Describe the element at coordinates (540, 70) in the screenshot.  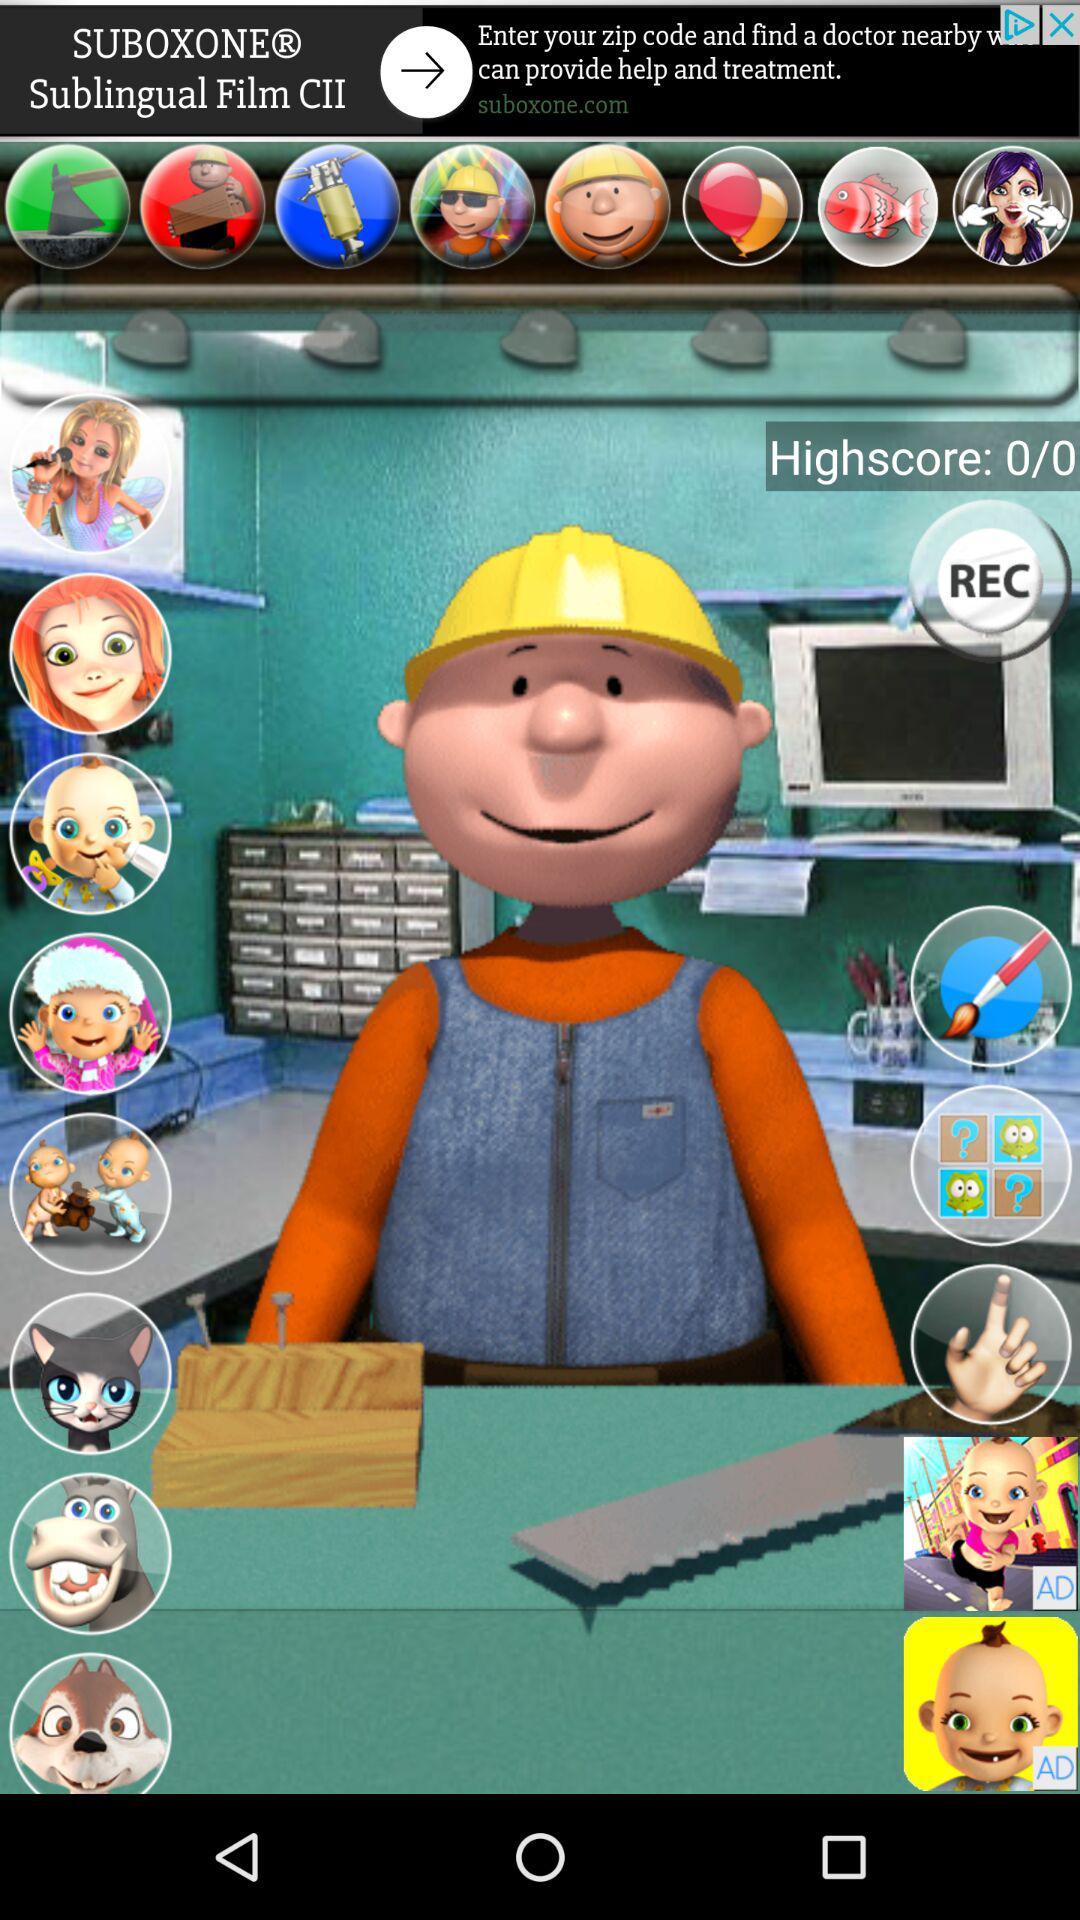
I see `site` at that location.